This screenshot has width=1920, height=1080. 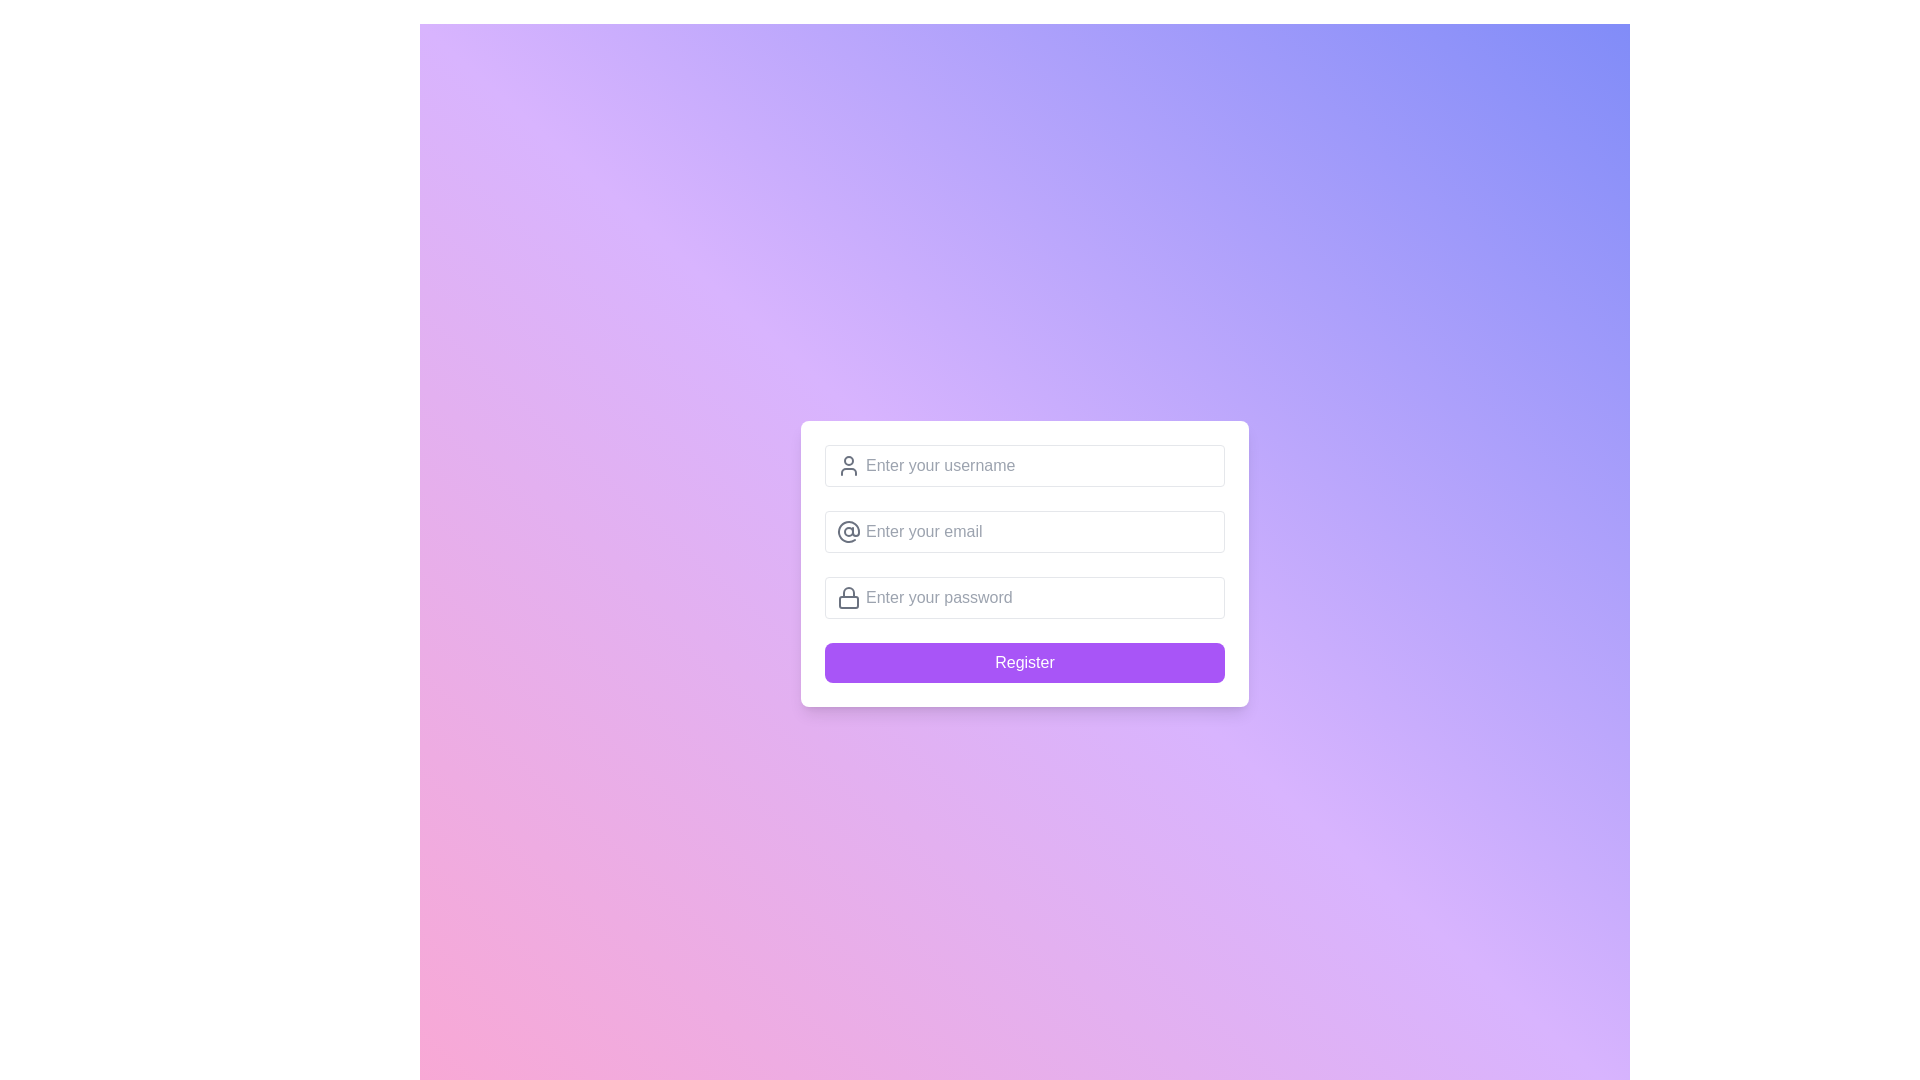 What do you see at coordinates (849, 596) in the screenshot?
I see `the lock icon positioned to the left of the password input field, which serves as a visual security indicator` at bounding box center [849, 596].